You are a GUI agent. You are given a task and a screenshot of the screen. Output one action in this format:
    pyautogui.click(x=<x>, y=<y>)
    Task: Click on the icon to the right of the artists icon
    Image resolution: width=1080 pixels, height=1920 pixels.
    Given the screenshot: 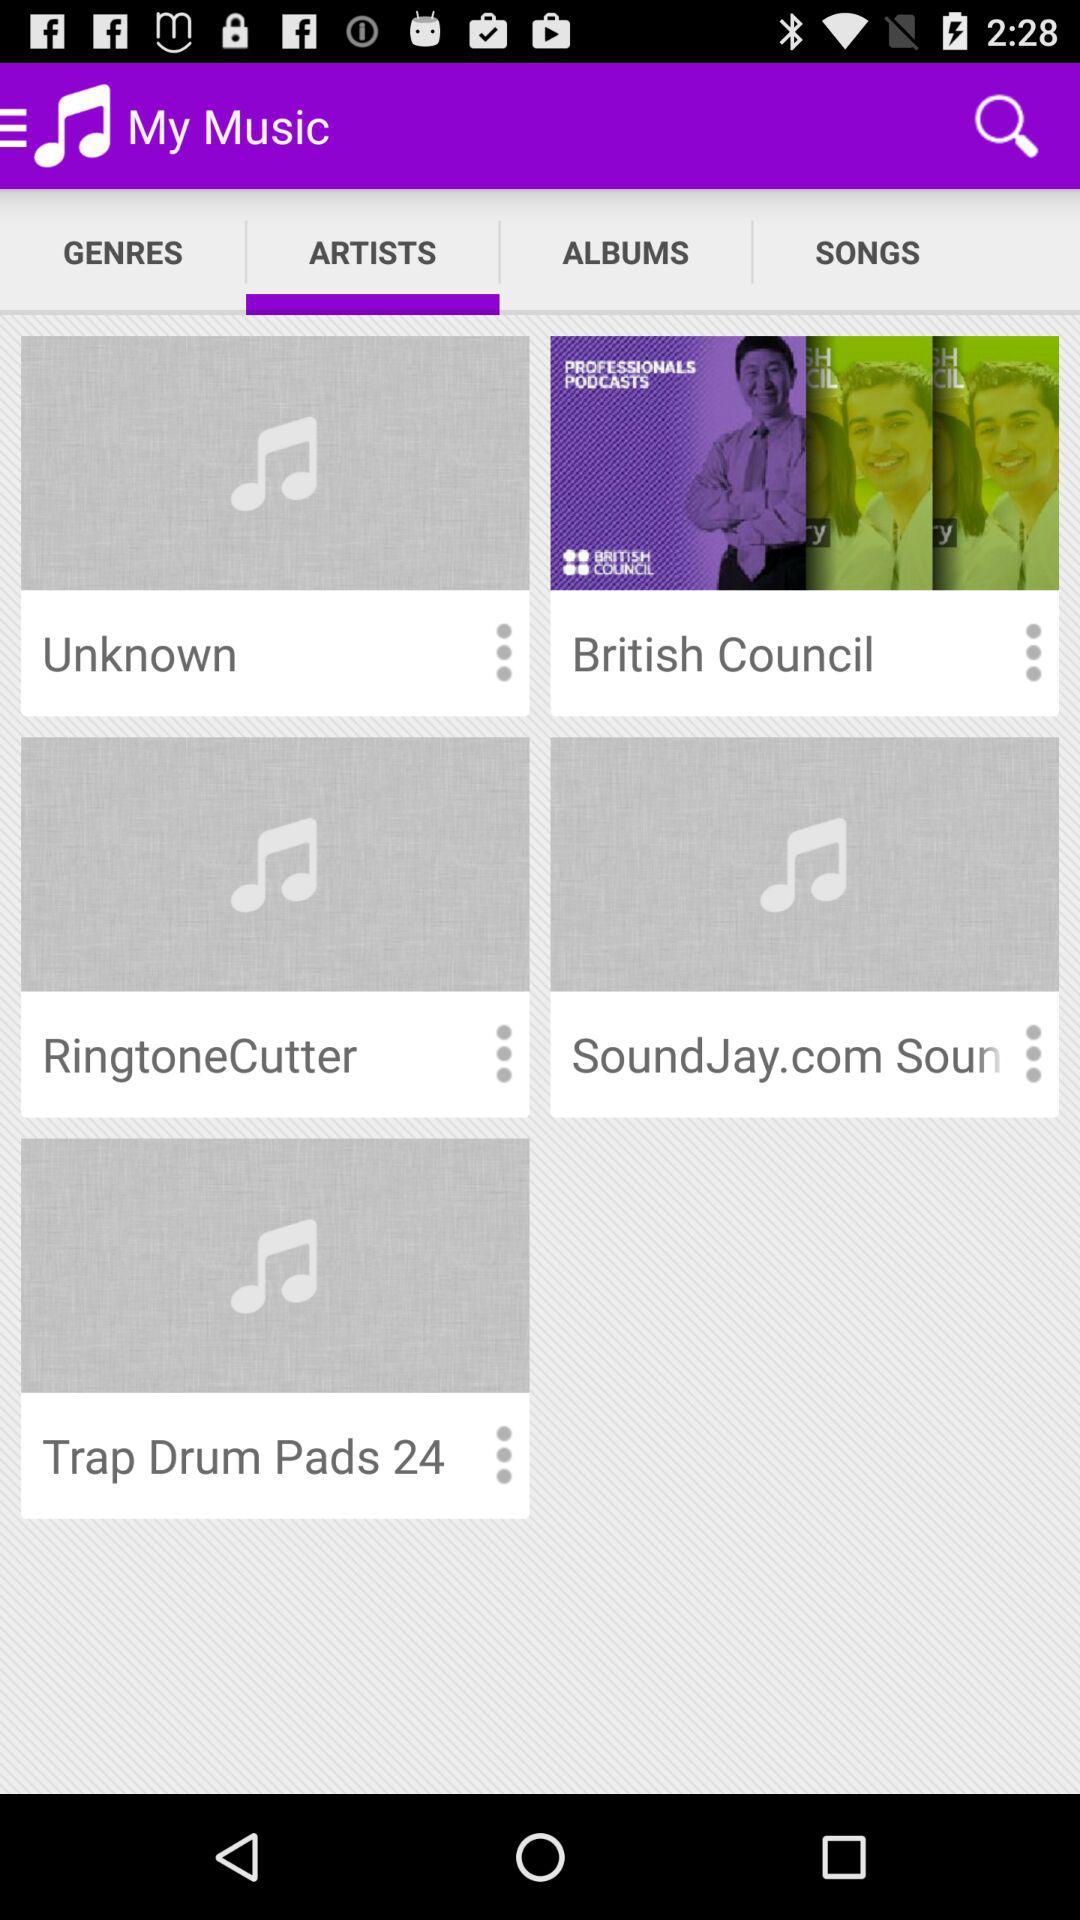 What is the action you would take?
    pyautogui.click(x=624, y=251)
    